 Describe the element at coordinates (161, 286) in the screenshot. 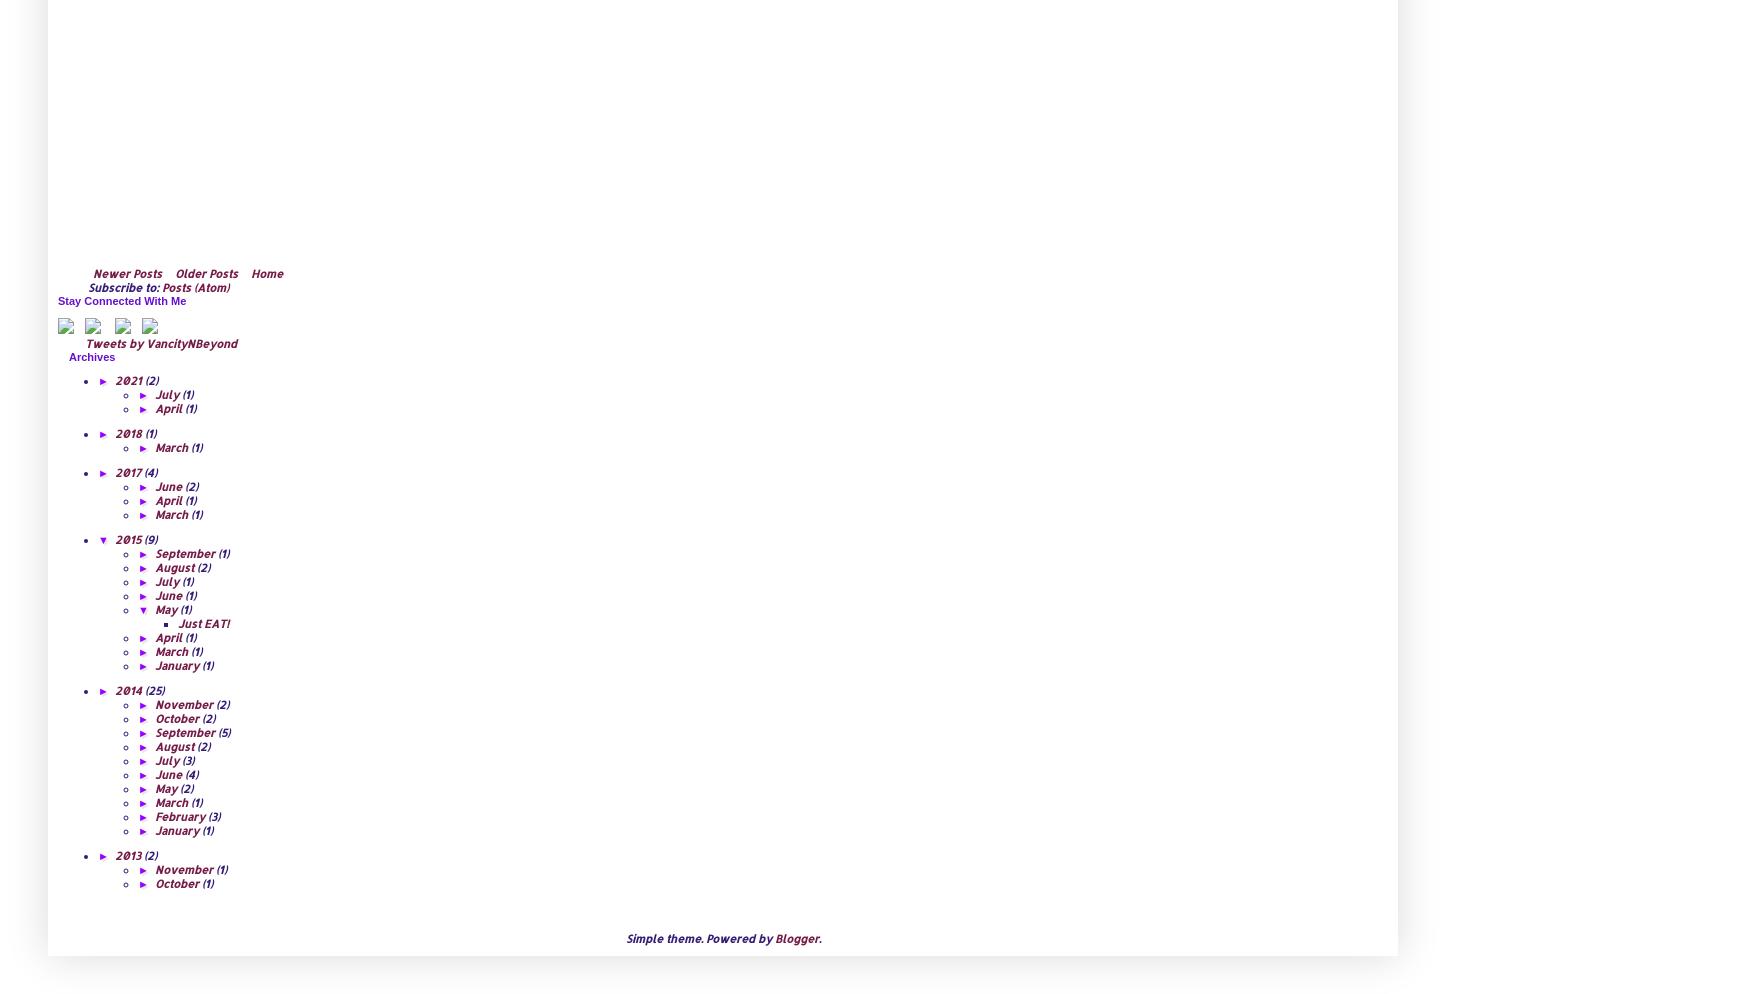

I see `'Posts (Atom)'` at that location.